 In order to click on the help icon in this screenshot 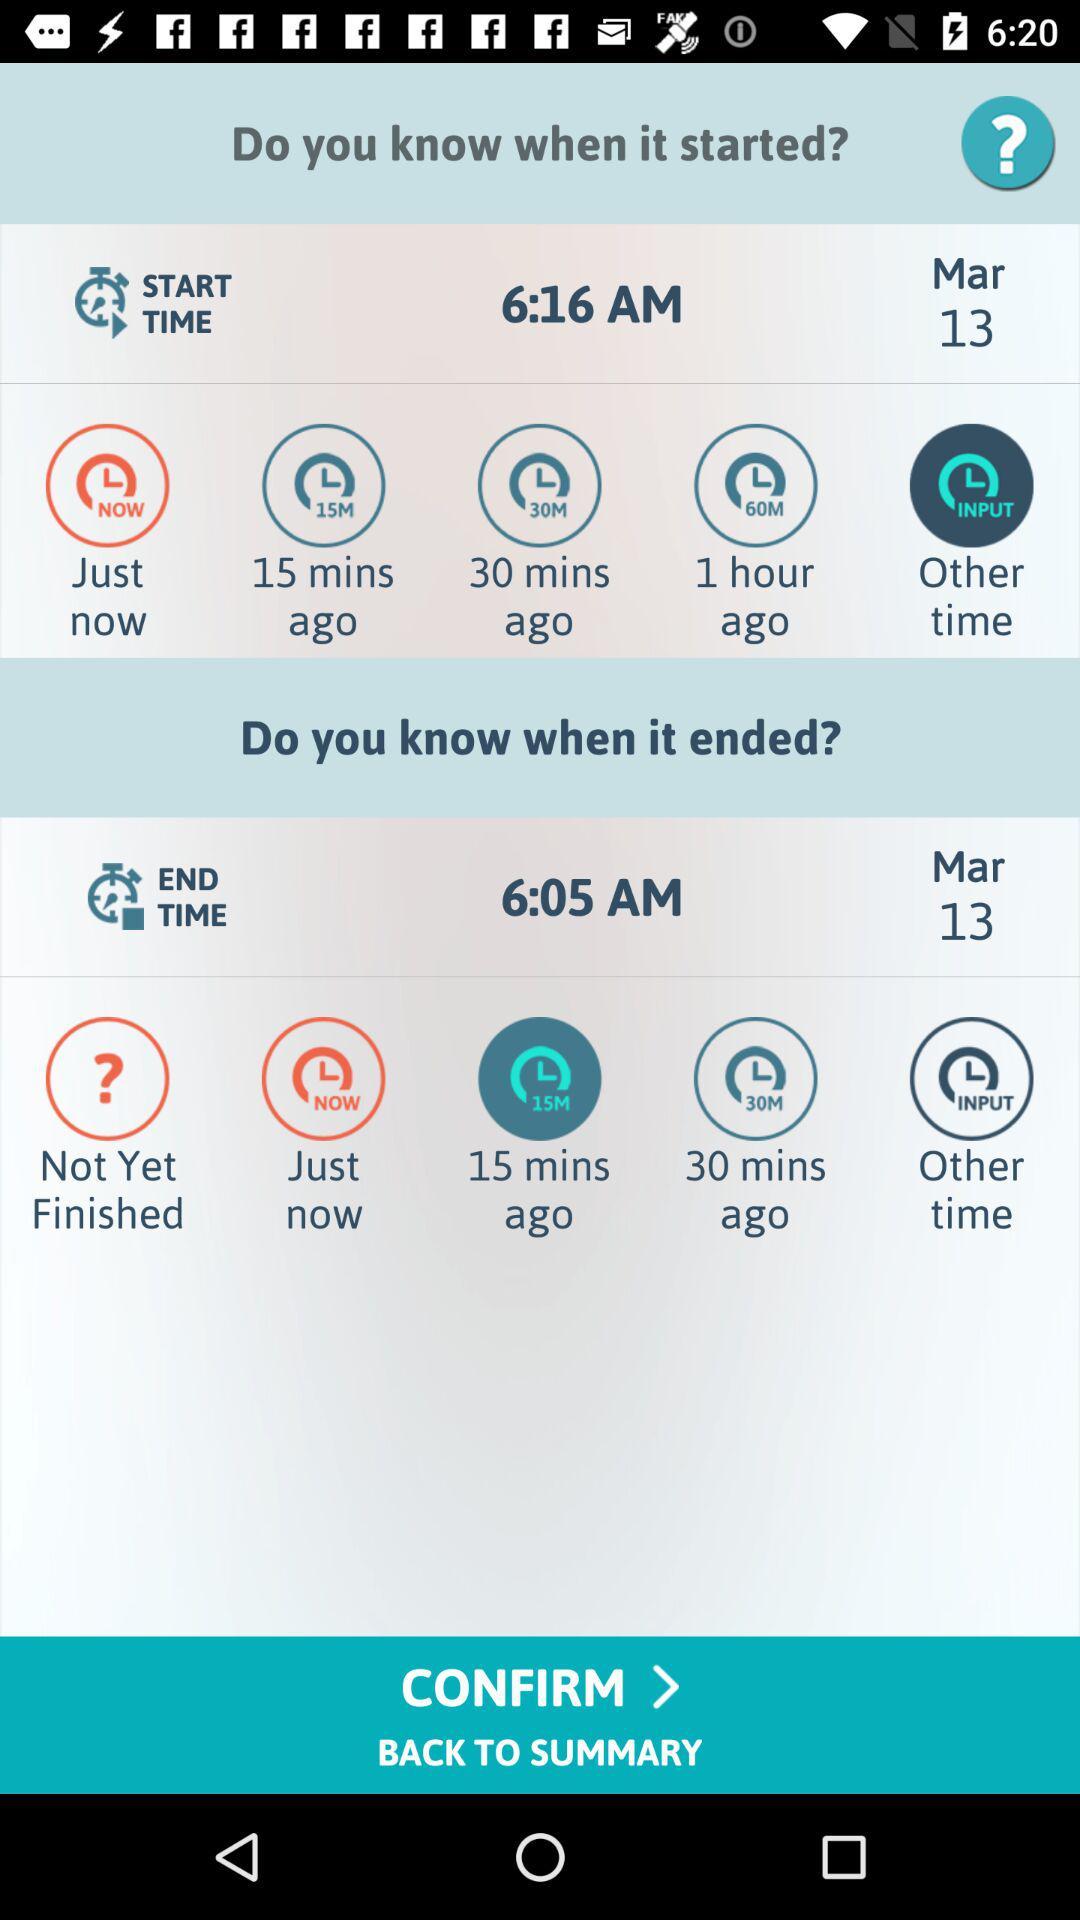, I will do `click(1015, 142)`.